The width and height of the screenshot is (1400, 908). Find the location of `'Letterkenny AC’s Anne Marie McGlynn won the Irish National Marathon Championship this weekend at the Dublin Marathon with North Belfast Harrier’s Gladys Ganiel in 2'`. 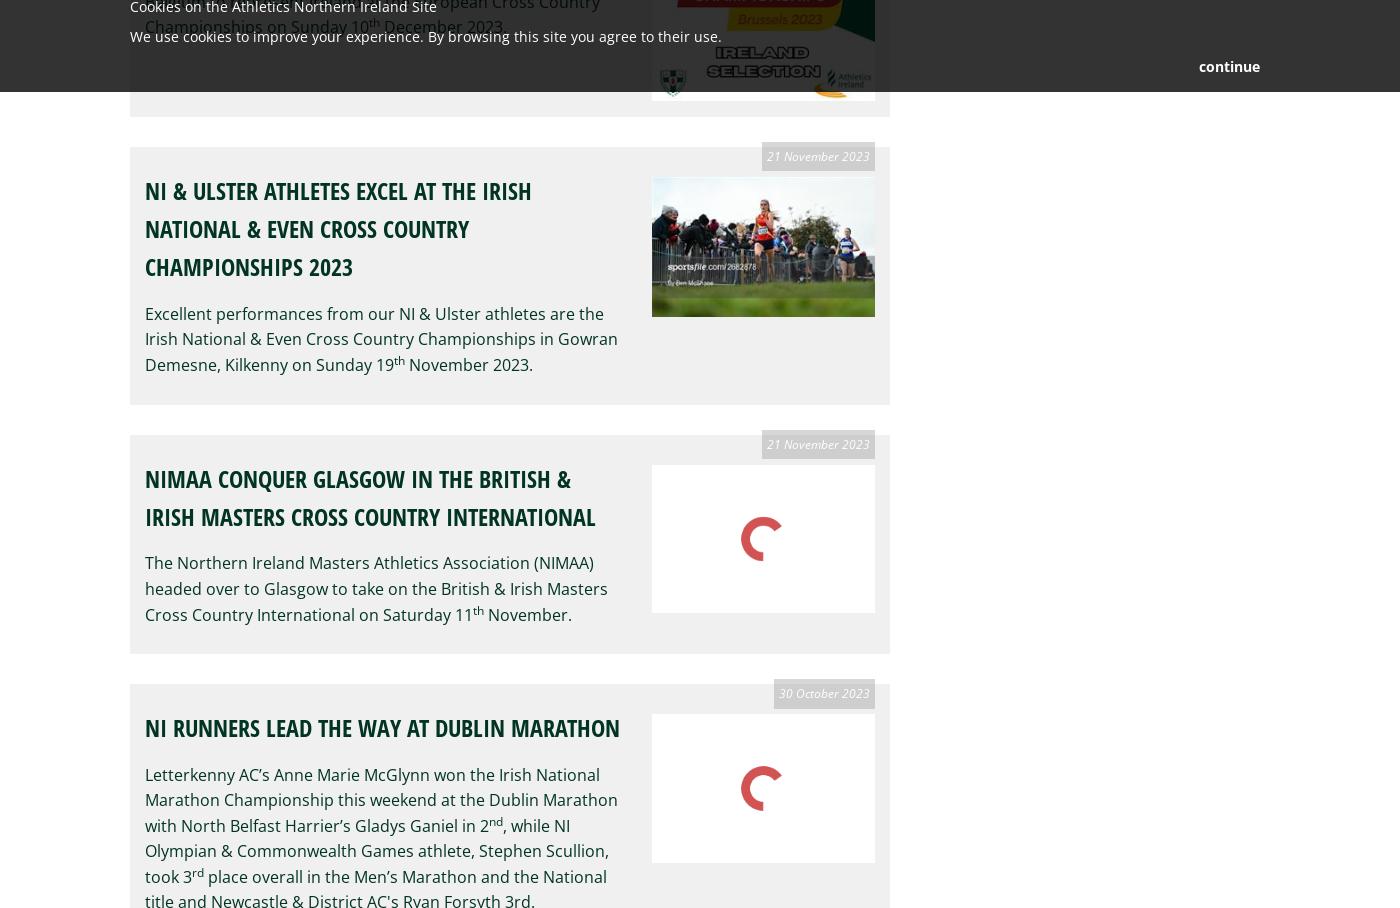

'Letterkenny AC’s Anne Marie McGlynn won the Irish National Marathon Championship this weekend at the Dublin Marathon with North Belfast Harrier’s Gladys Ganiel in 2' is located at coordinates (145, 799).